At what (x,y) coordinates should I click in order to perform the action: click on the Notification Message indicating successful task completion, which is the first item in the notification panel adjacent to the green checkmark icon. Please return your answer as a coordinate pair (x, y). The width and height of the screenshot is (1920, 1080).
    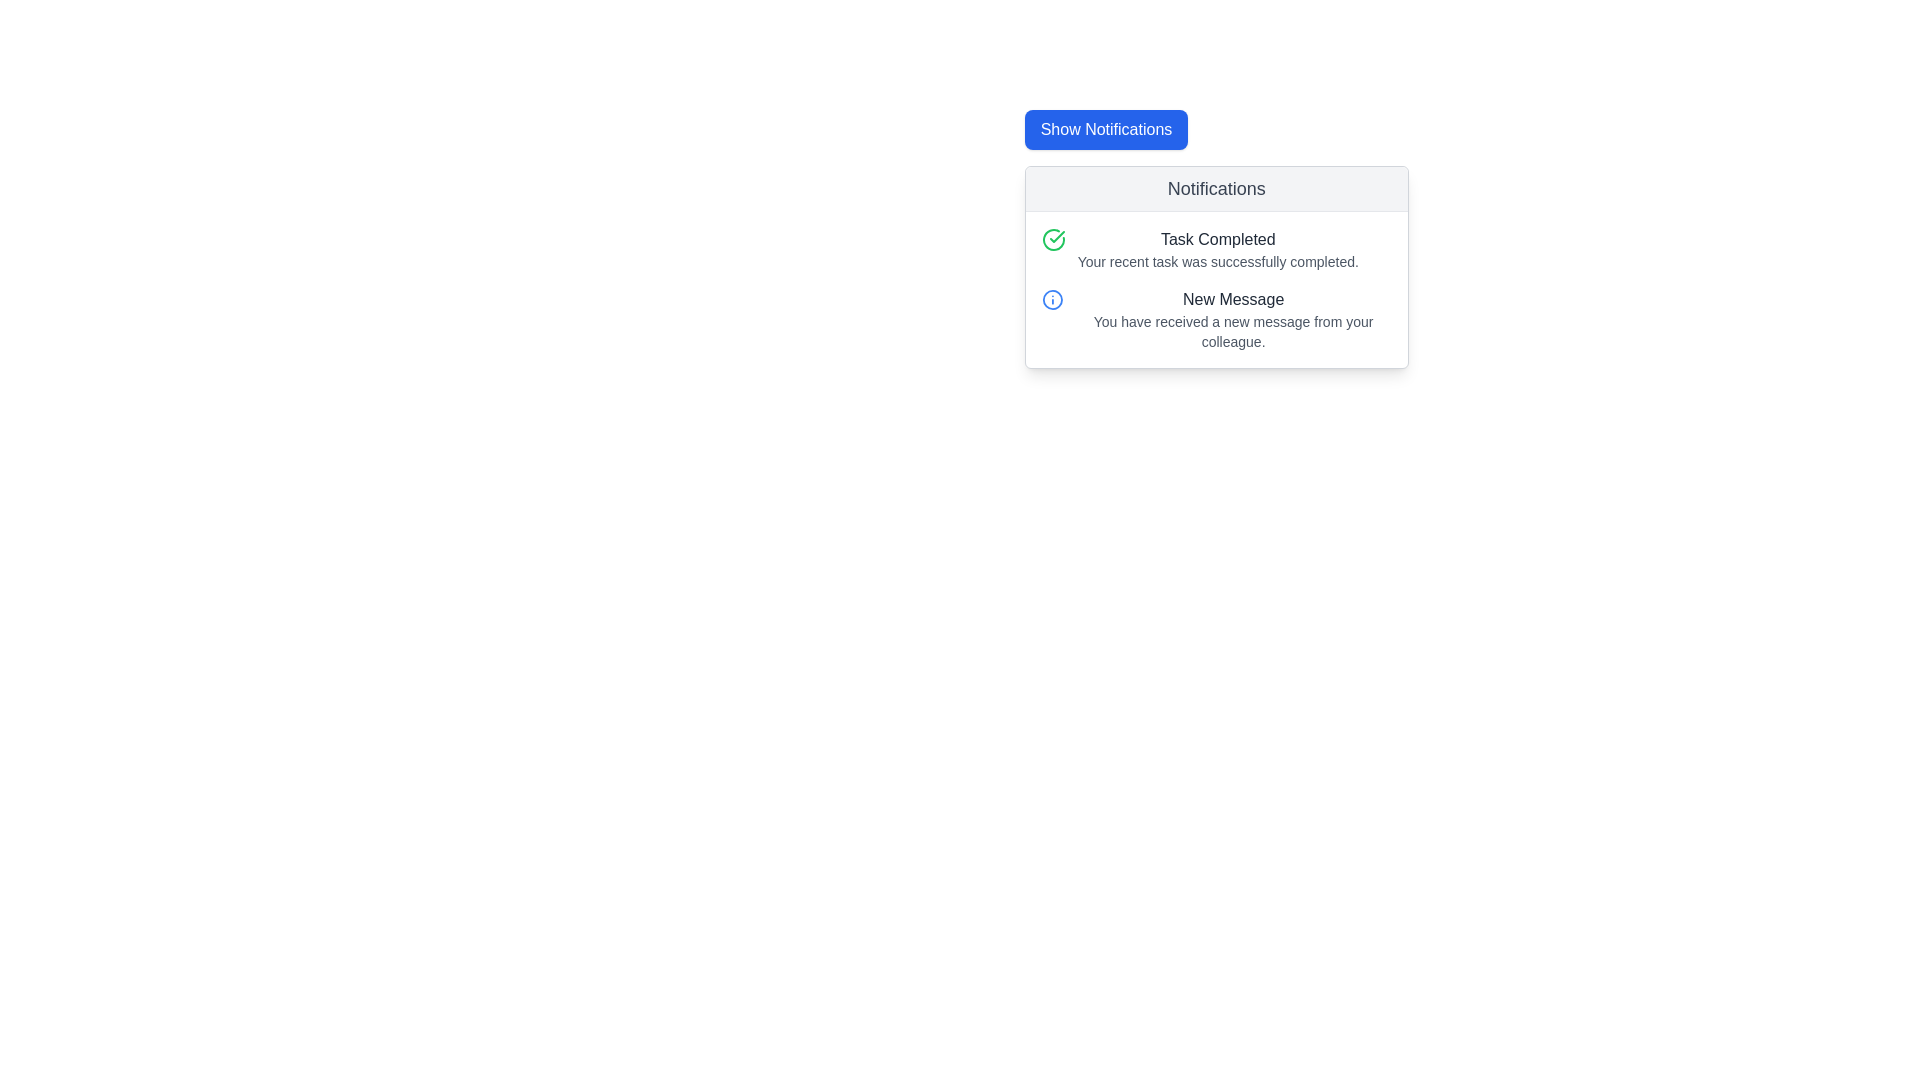
    Looking at the image, I should click on (1217, 249).